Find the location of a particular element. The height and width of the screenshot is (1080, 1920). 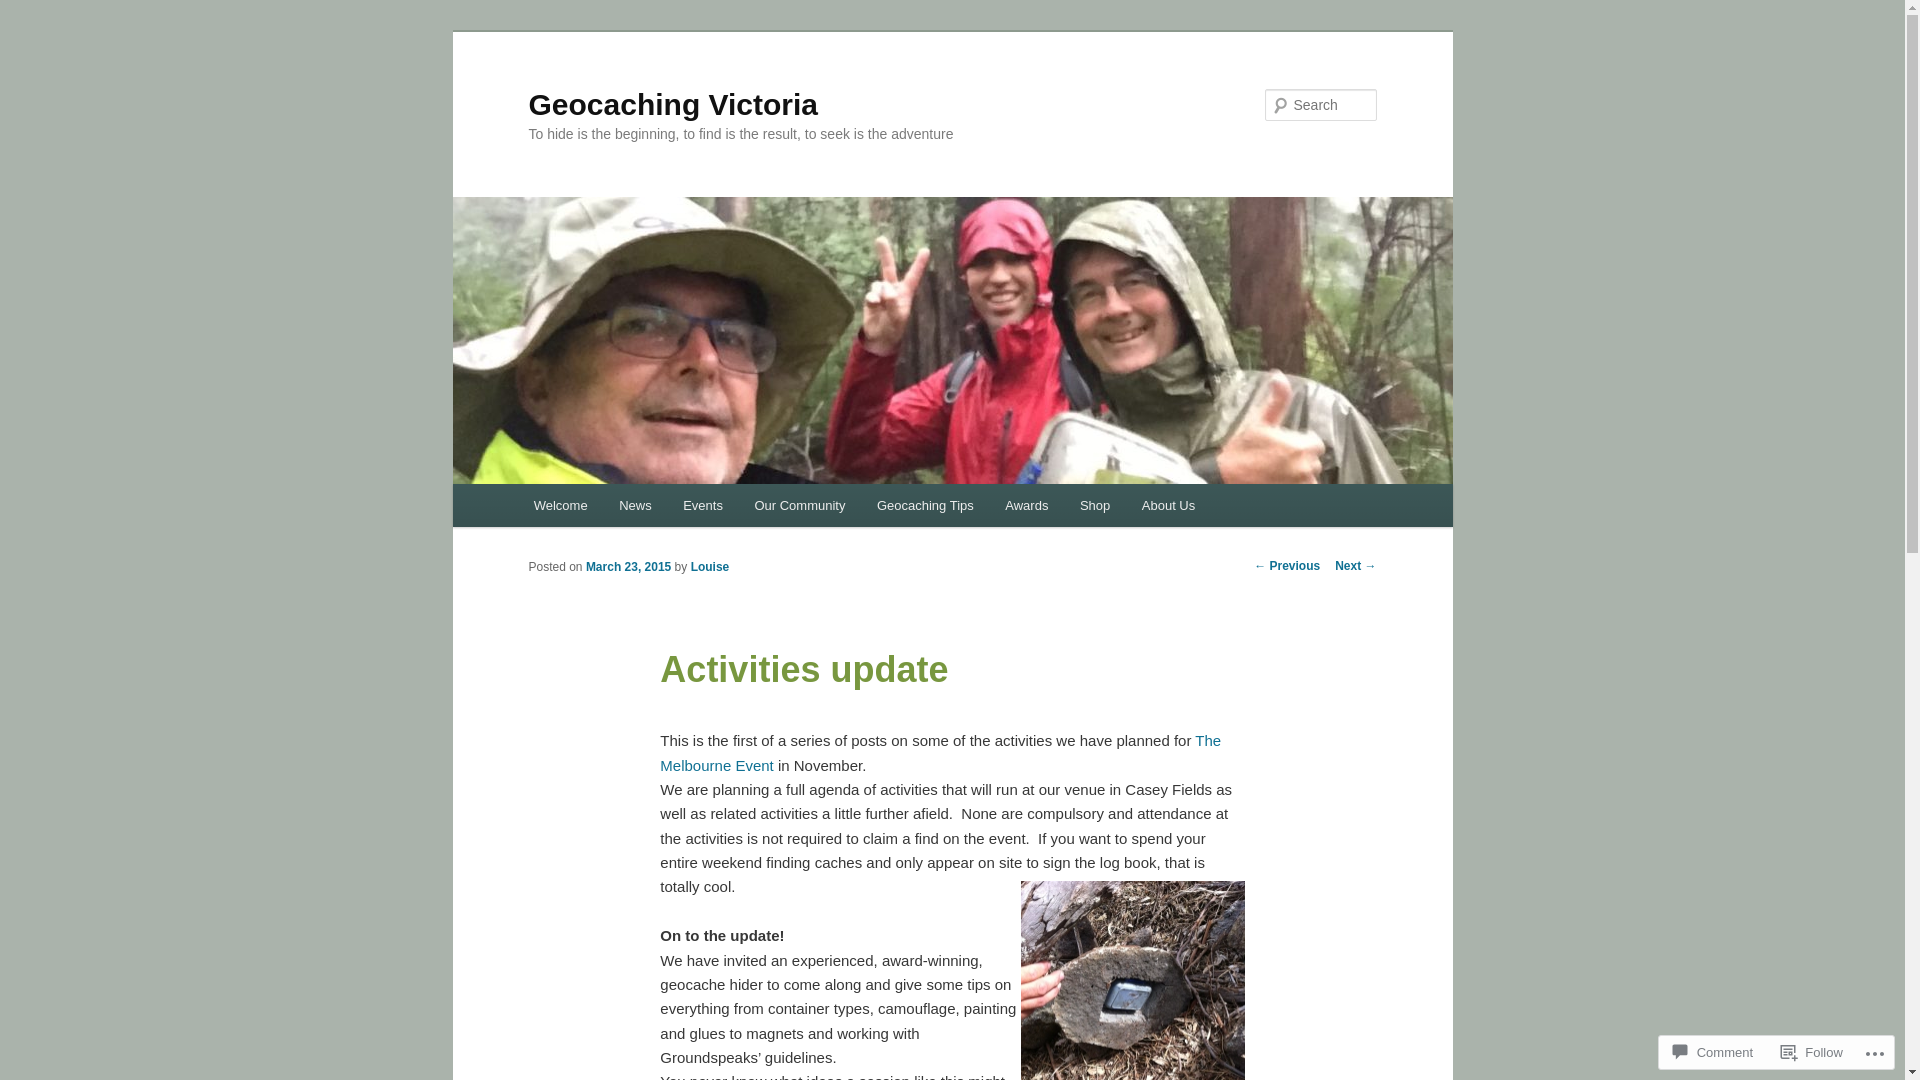

'Welcome' is located at coordinates (560, 504).